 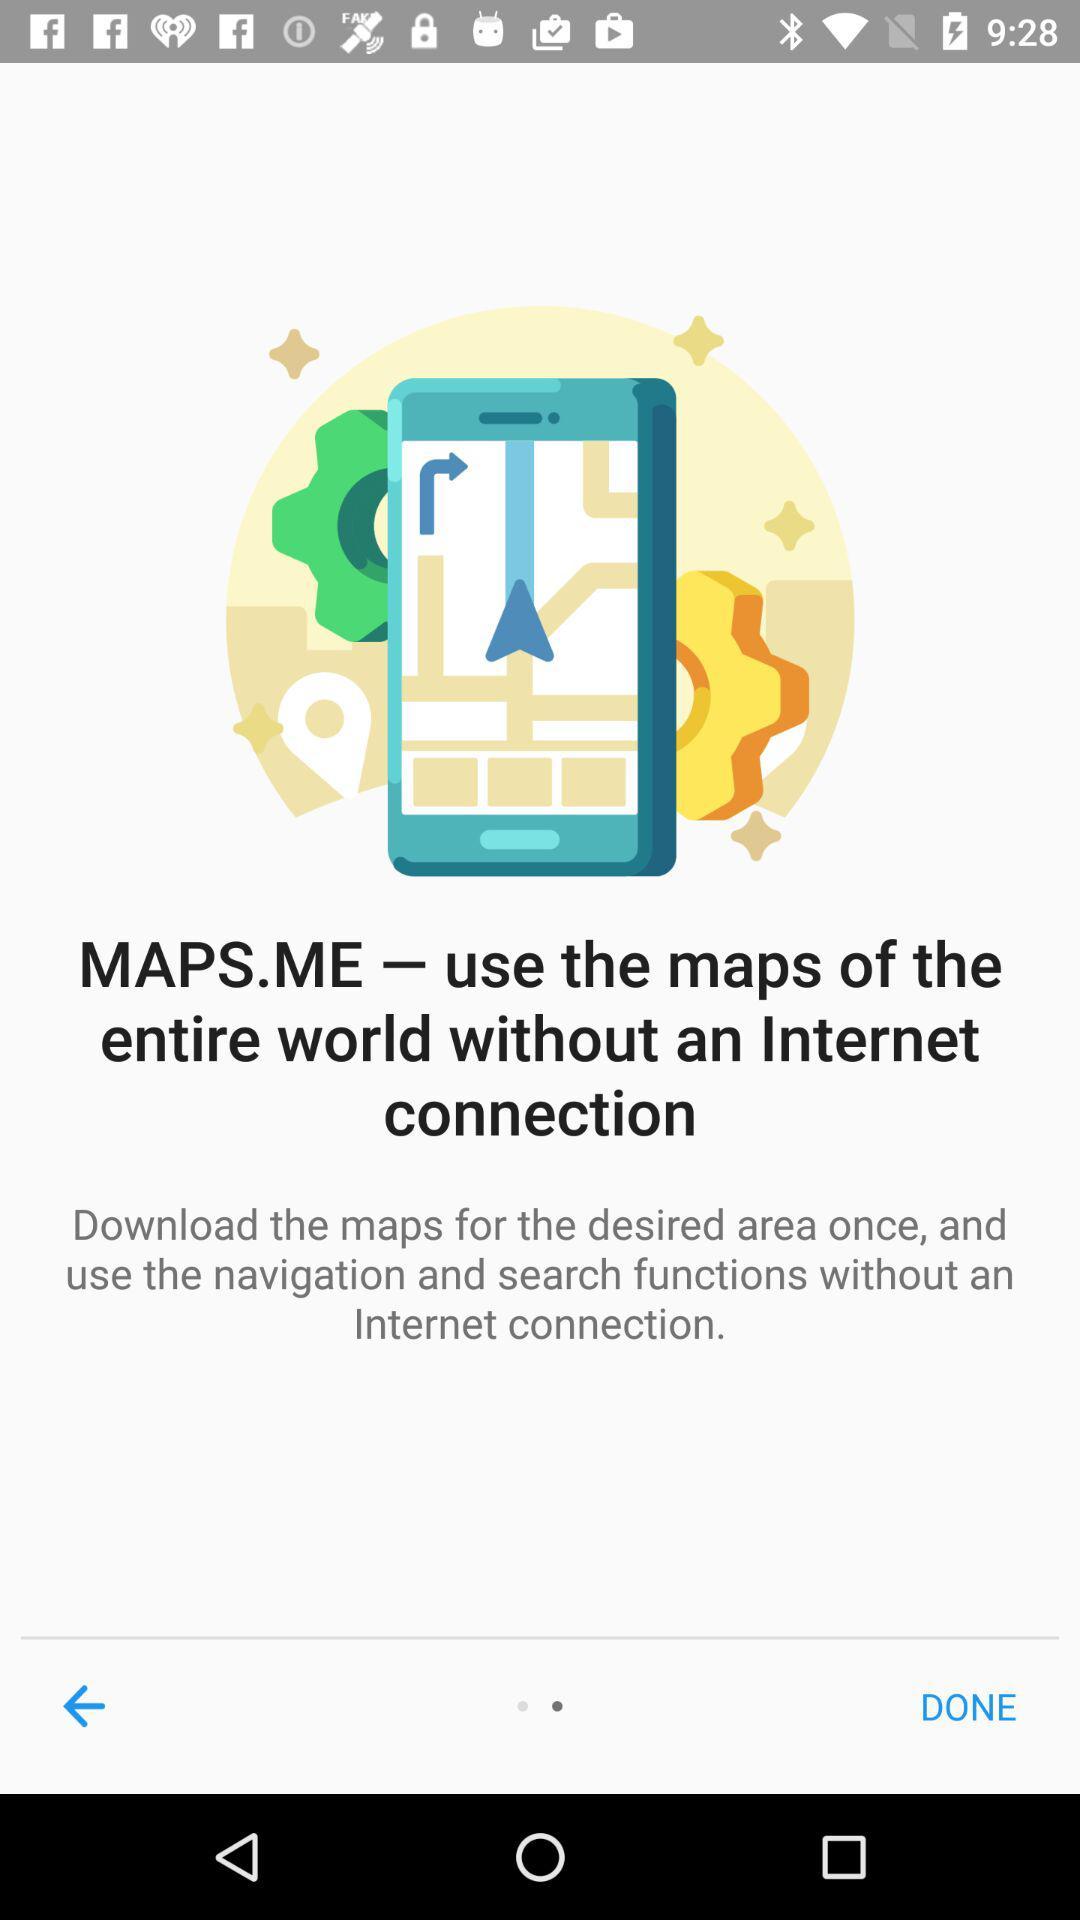 What do you see at coordinates (967, 1705) in the screenshot?
I see `the done` at bounding box center [967, 1705].